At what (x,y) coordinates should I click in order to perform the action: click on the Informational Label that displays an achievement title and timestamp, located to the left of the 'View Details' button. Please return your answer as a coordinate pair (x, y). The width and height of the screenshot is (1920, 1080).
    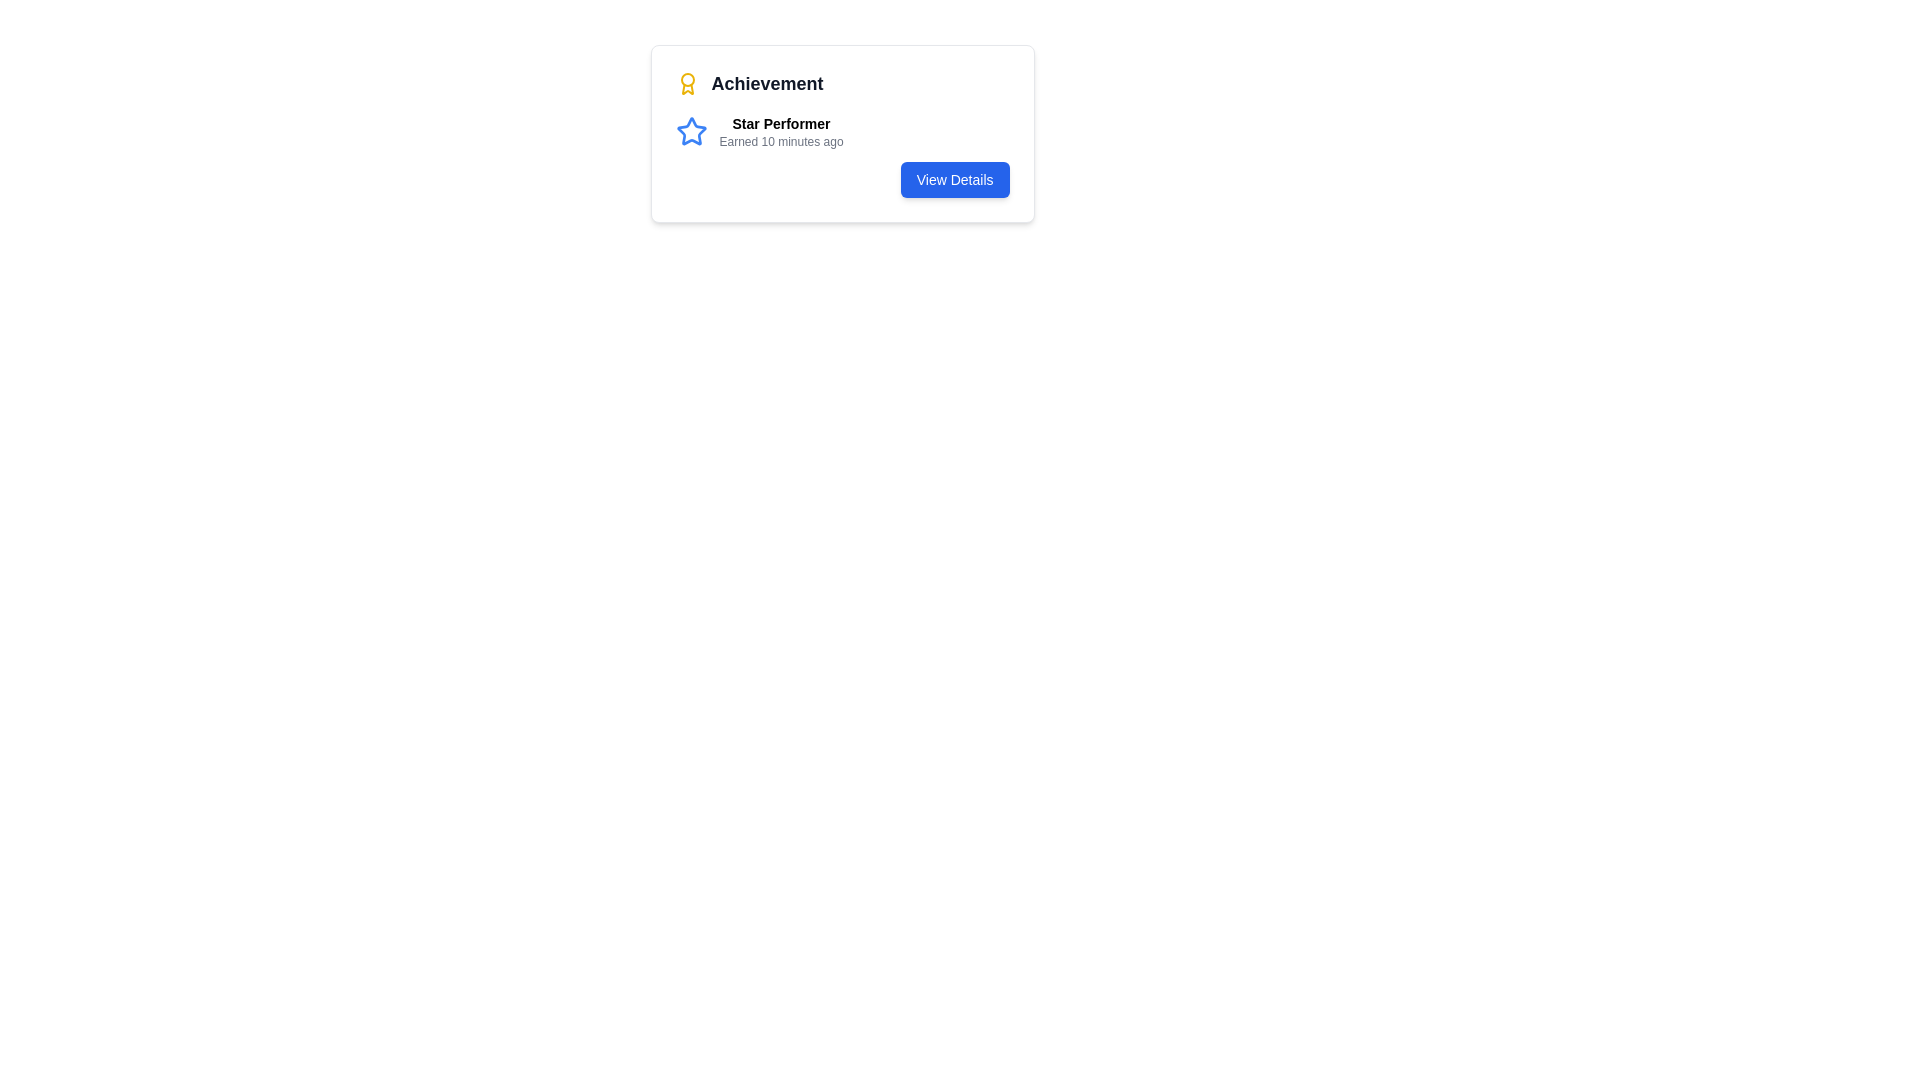
    Looking at the image, I should click on (842, 131).